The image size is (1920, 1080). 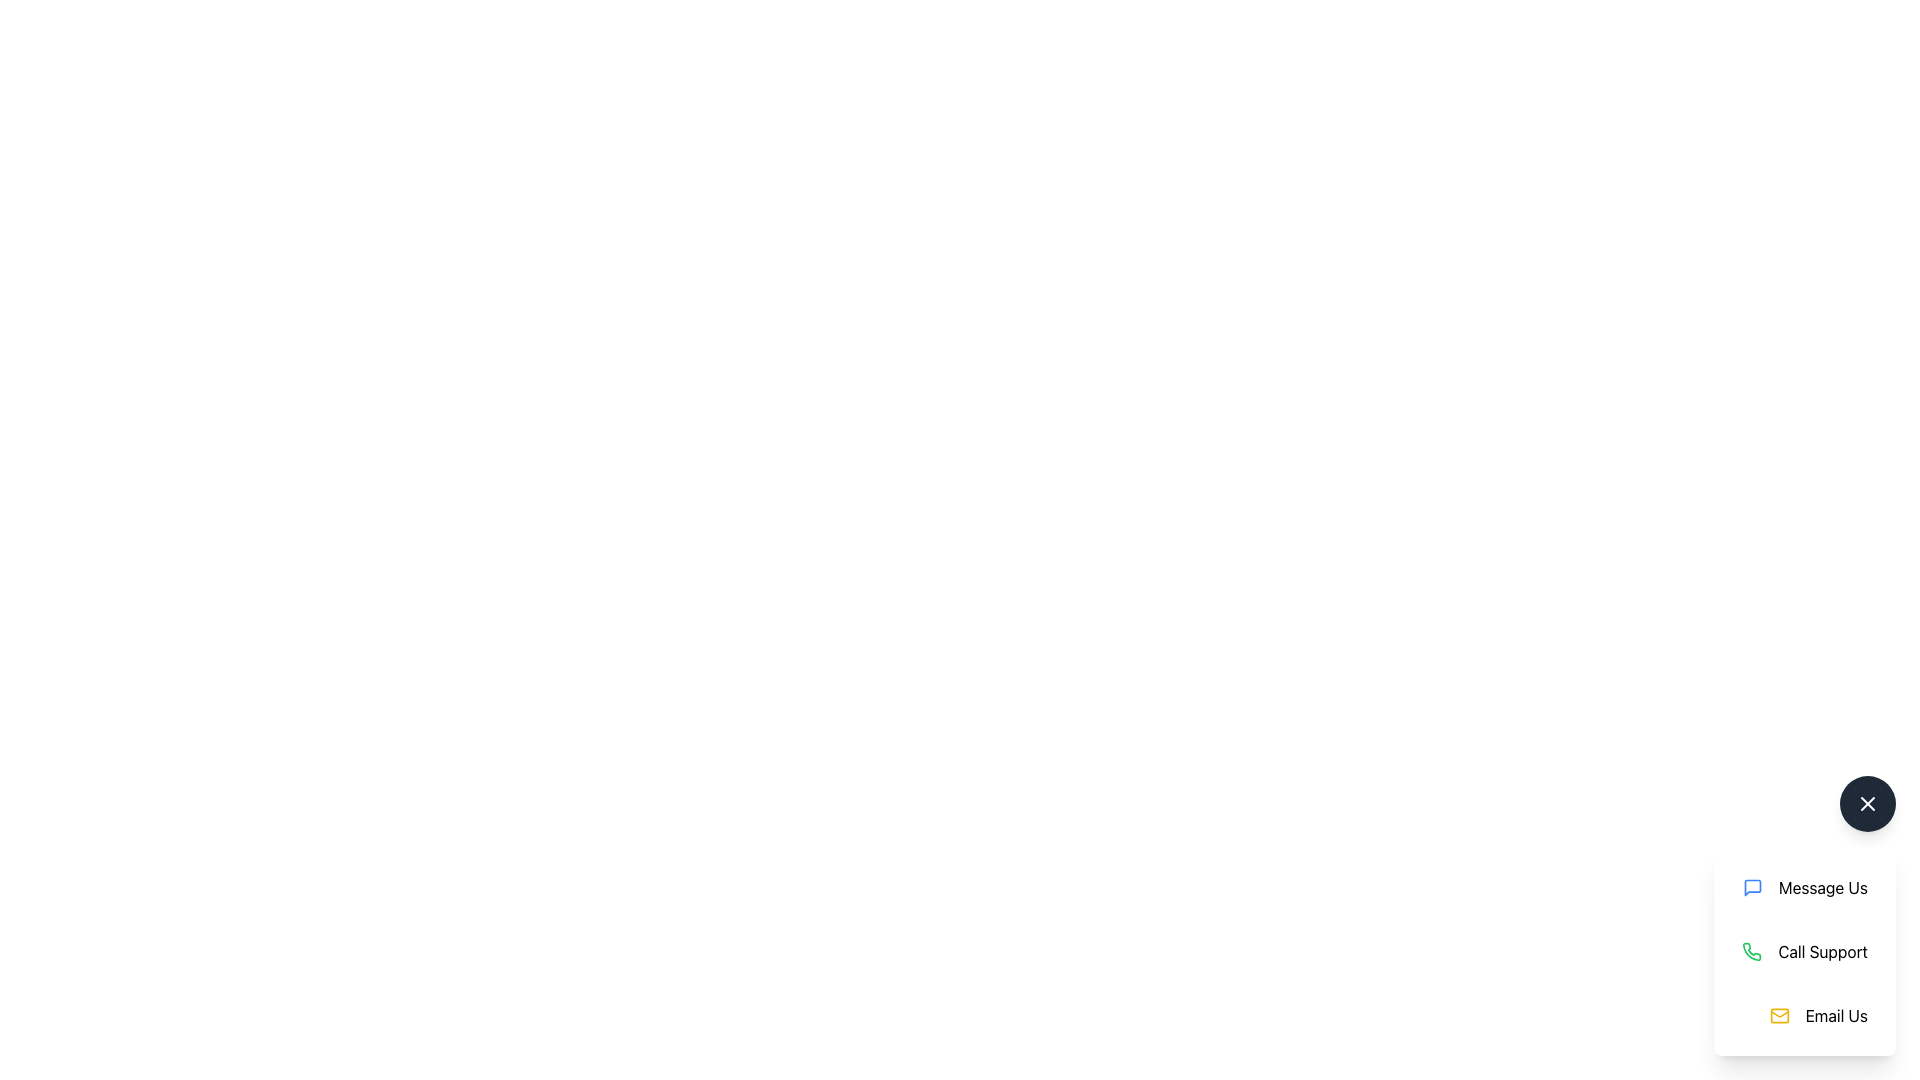 I want to click on the green phone icon which is part of the 'Call Support' button in the vertical list of options, so click(x=1751, y=951).